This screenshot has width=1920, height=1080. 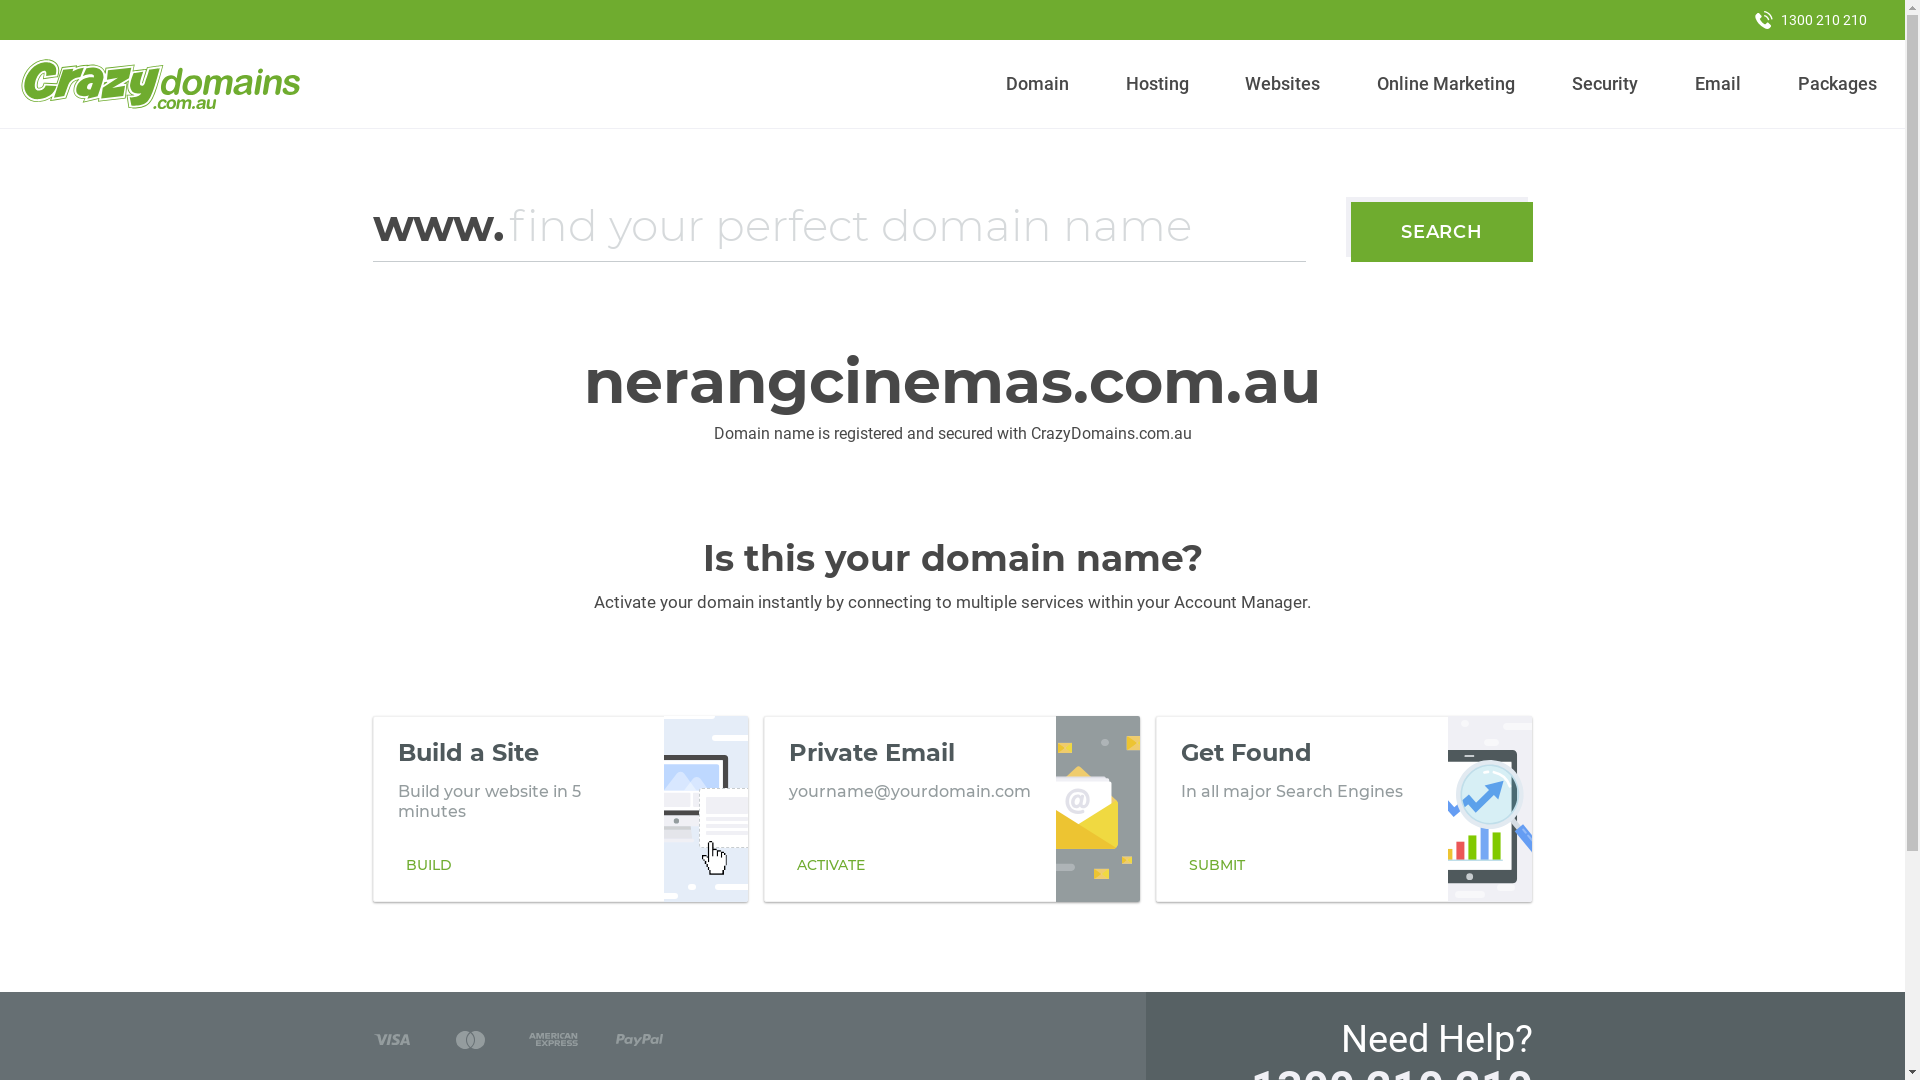 I want to click on 'Online Marketing', so click(x=1446, y=83).